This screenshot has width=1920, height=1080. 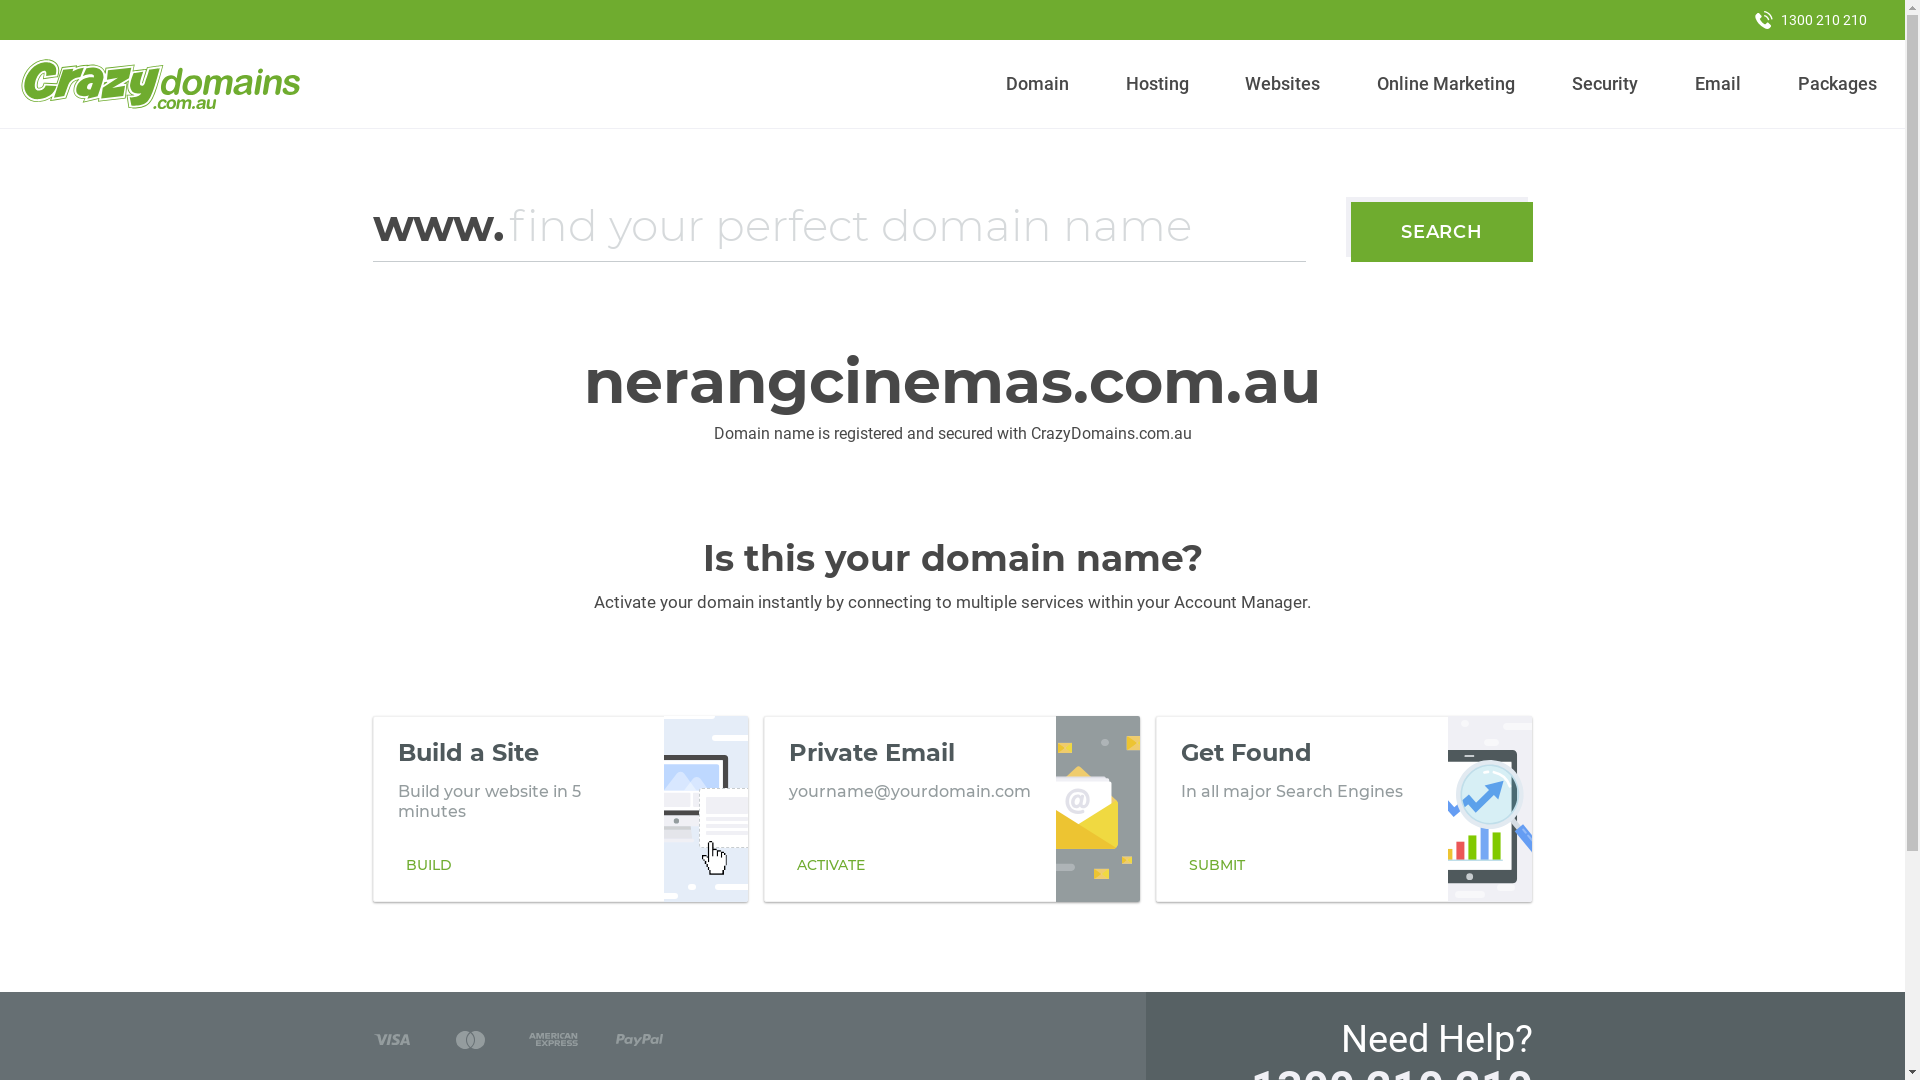 I want to click on 'Online Marketing', so click(x=1446, y=83).